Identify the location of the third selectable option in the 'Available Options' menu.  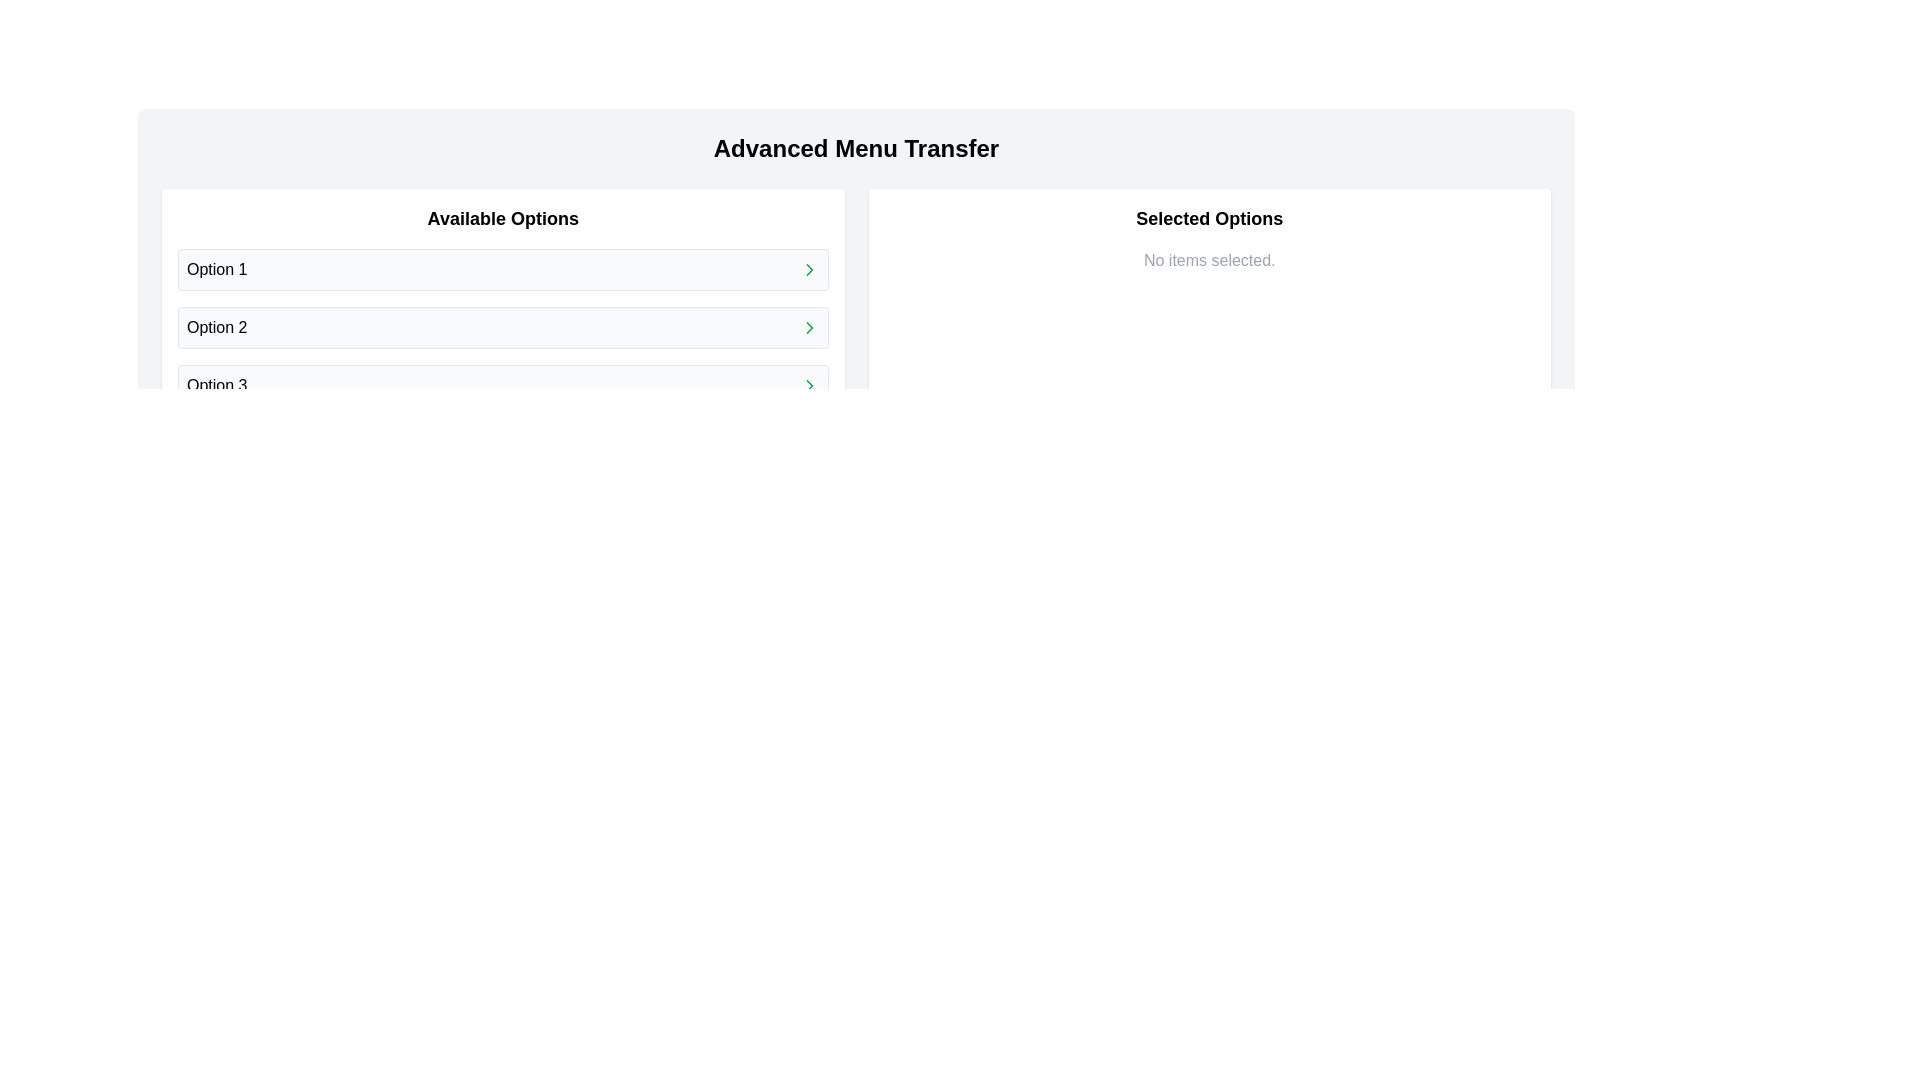
(503, 385).